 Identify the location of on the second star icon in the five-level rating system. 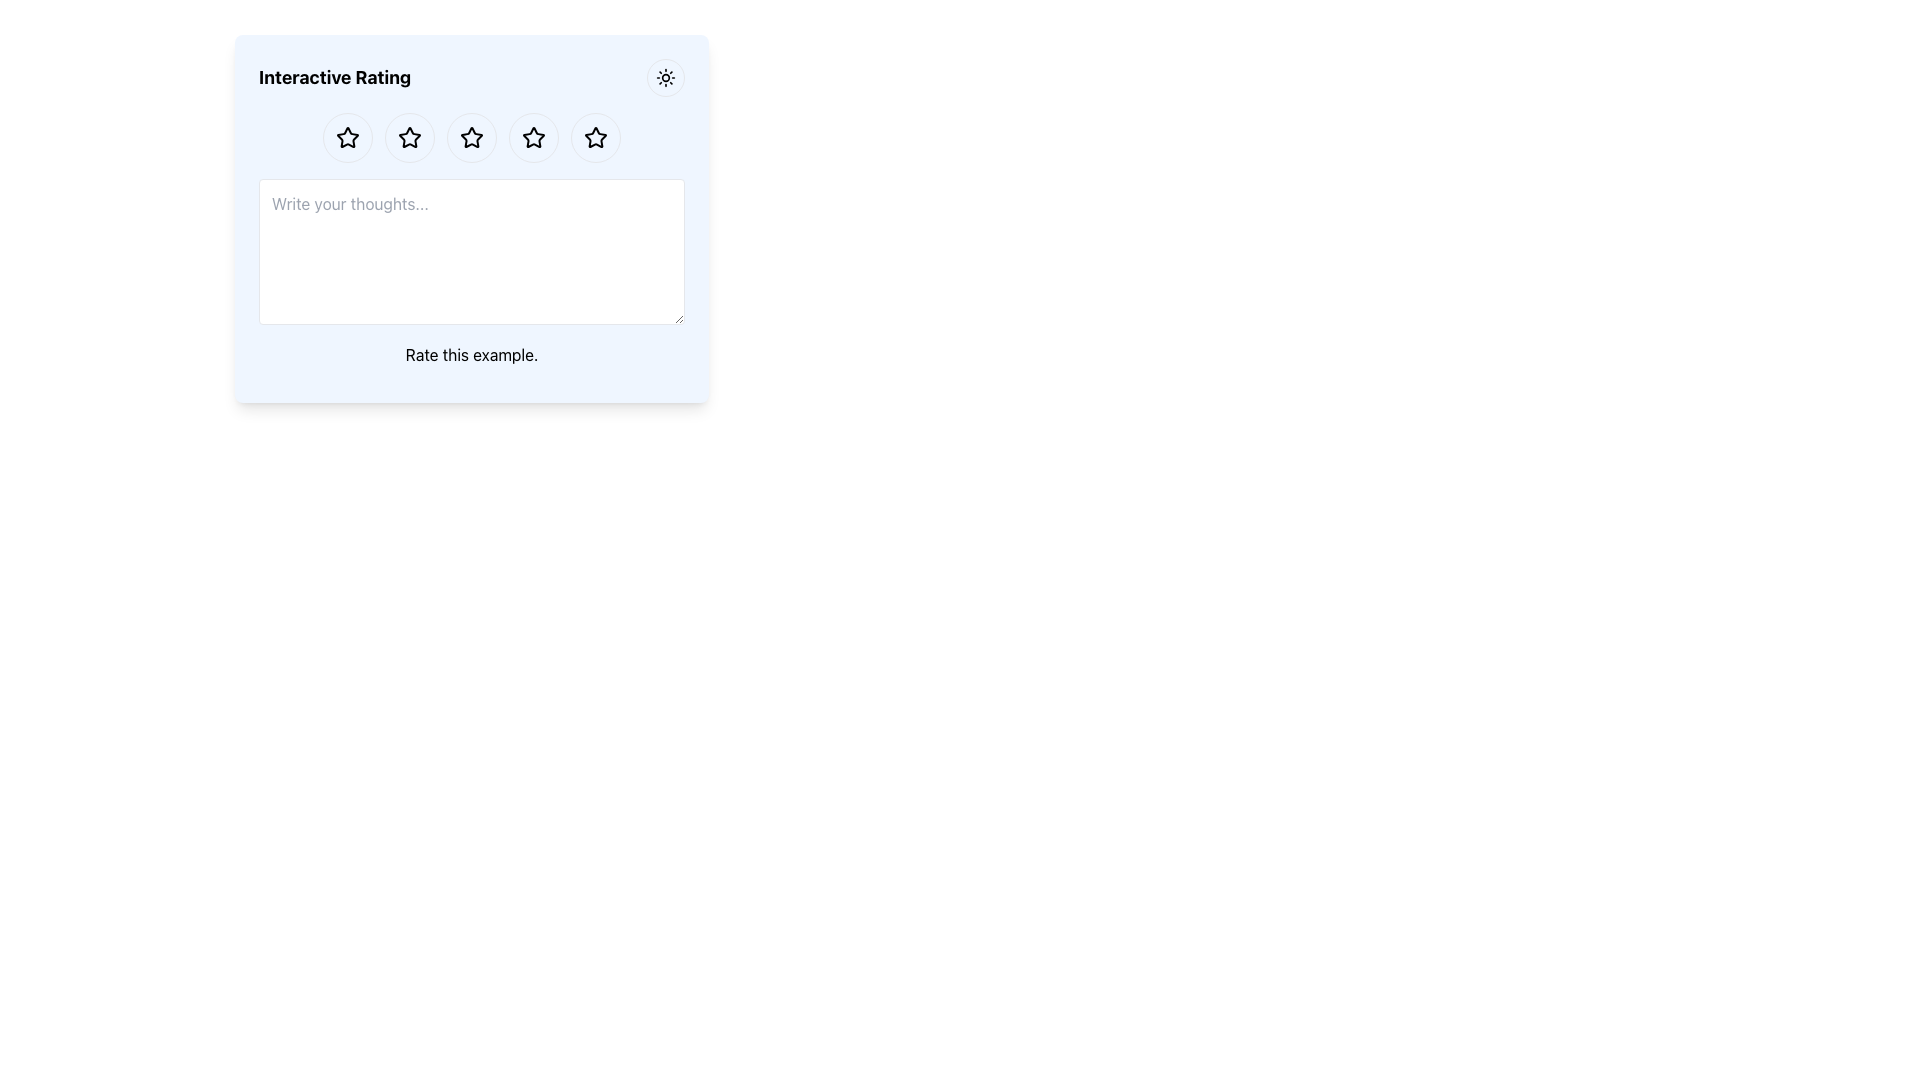
(408, 136).